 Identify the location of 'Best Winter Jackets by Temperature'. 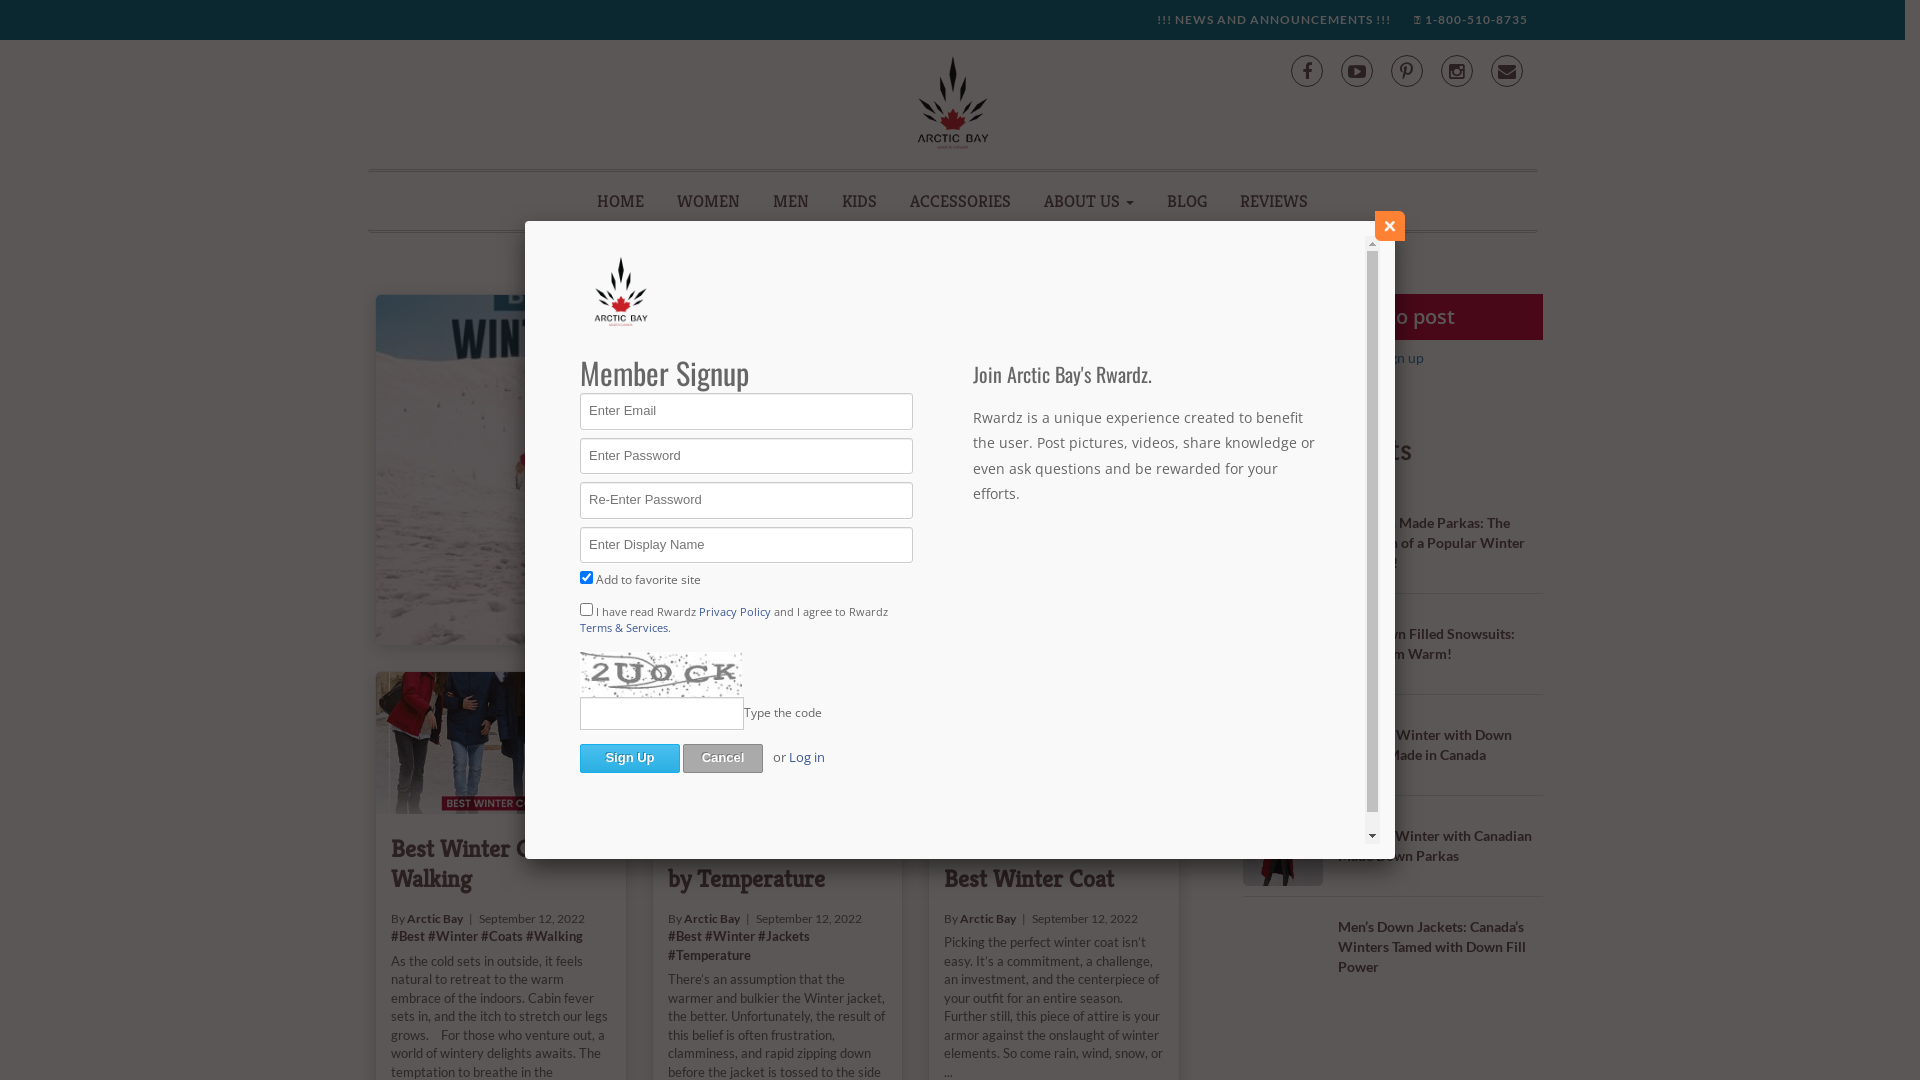
(765, 863).